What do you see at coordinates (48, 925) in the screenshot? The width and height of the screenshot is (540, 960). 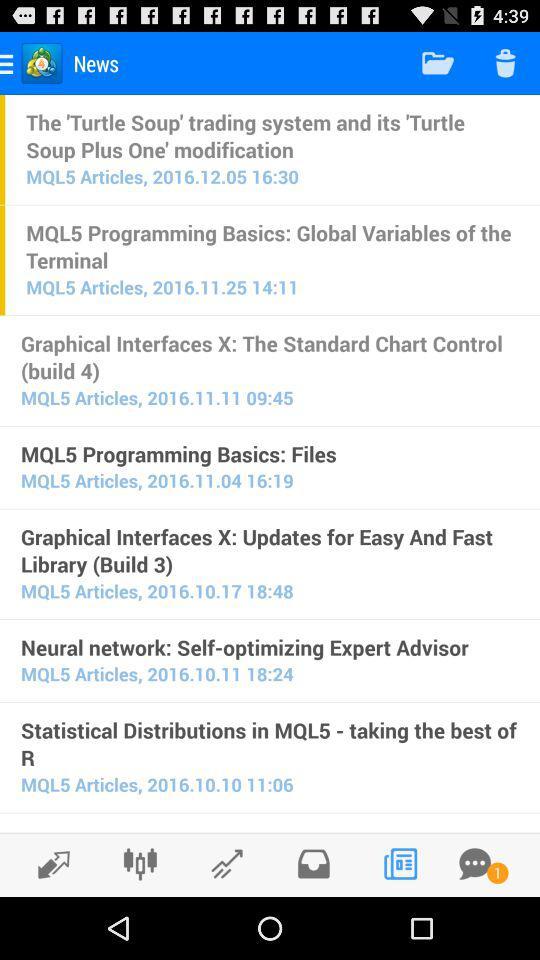 I see `the edit icon` at bounding box center [48, 925].